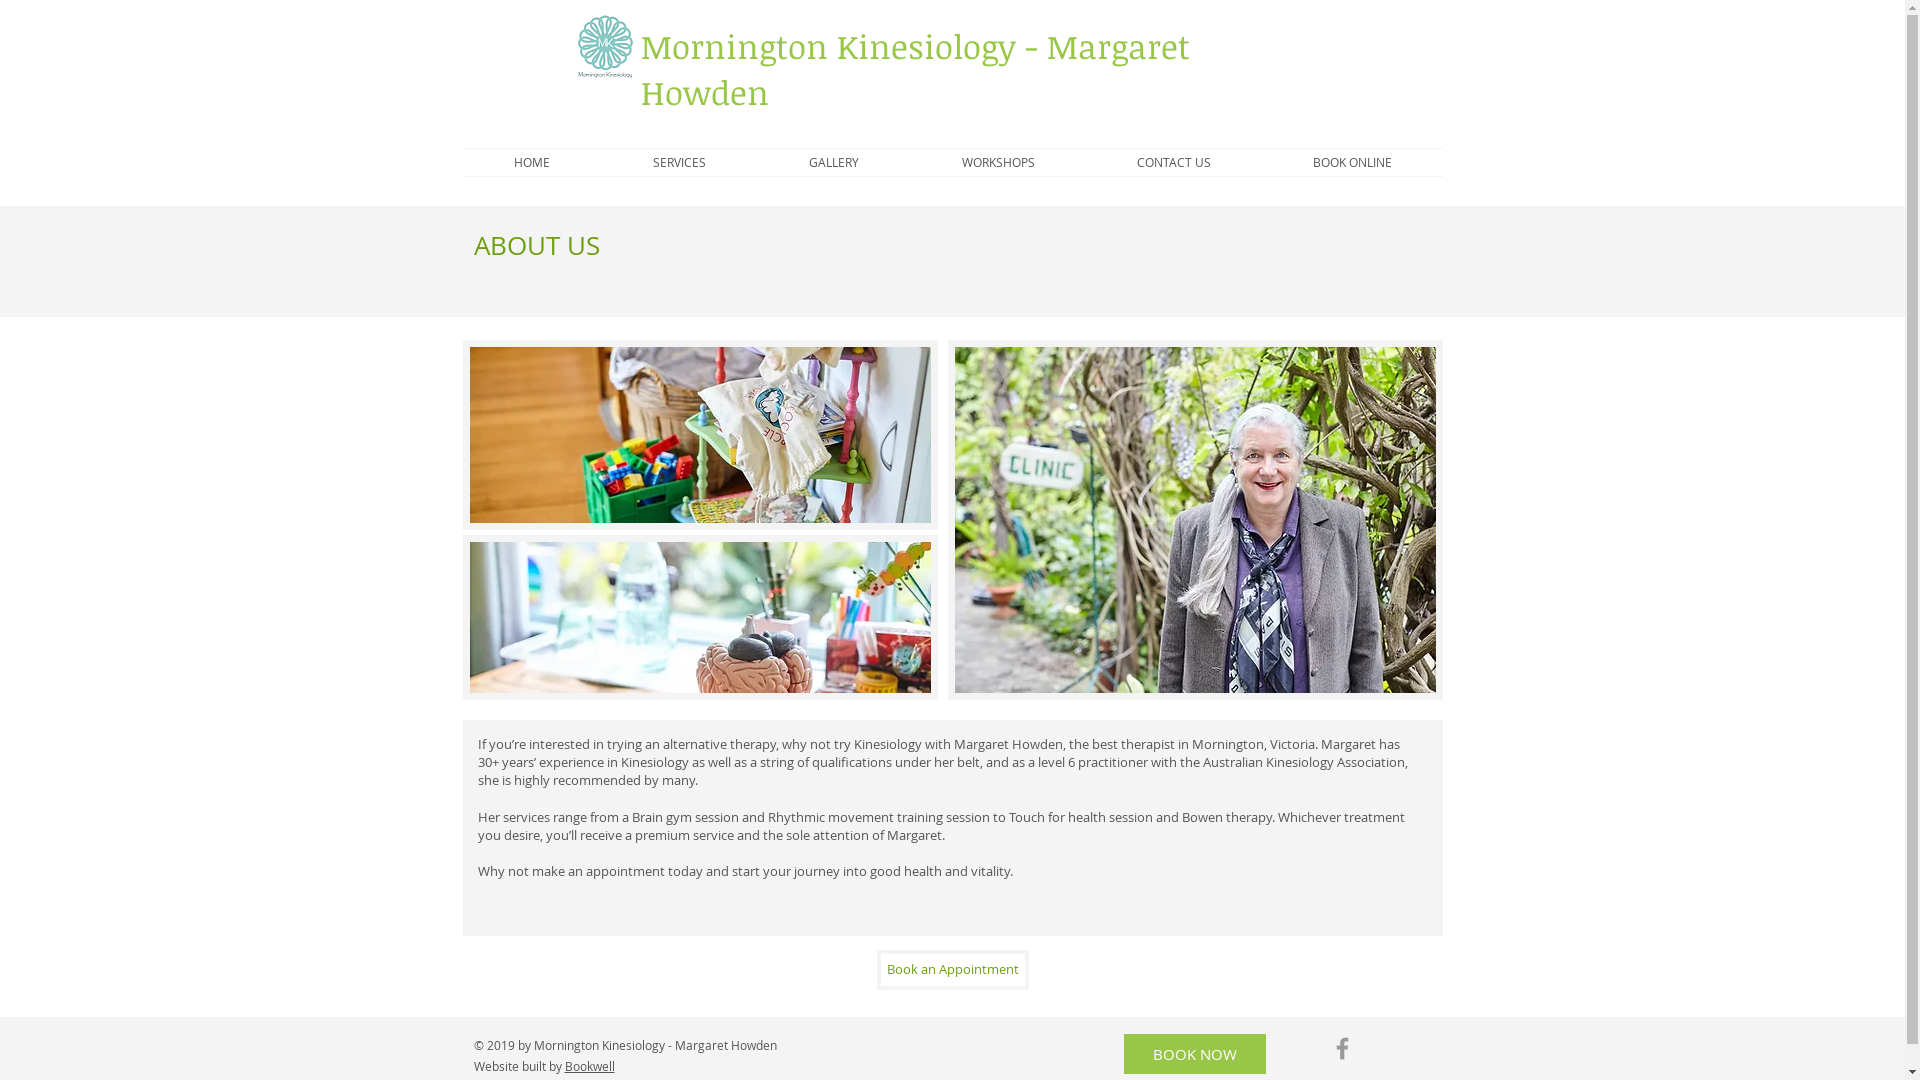 The image size is (1920, 1080). Describe the element at coordinates (909, 161) in the screenshot. I see `'WORKSHOPS'` at that location.